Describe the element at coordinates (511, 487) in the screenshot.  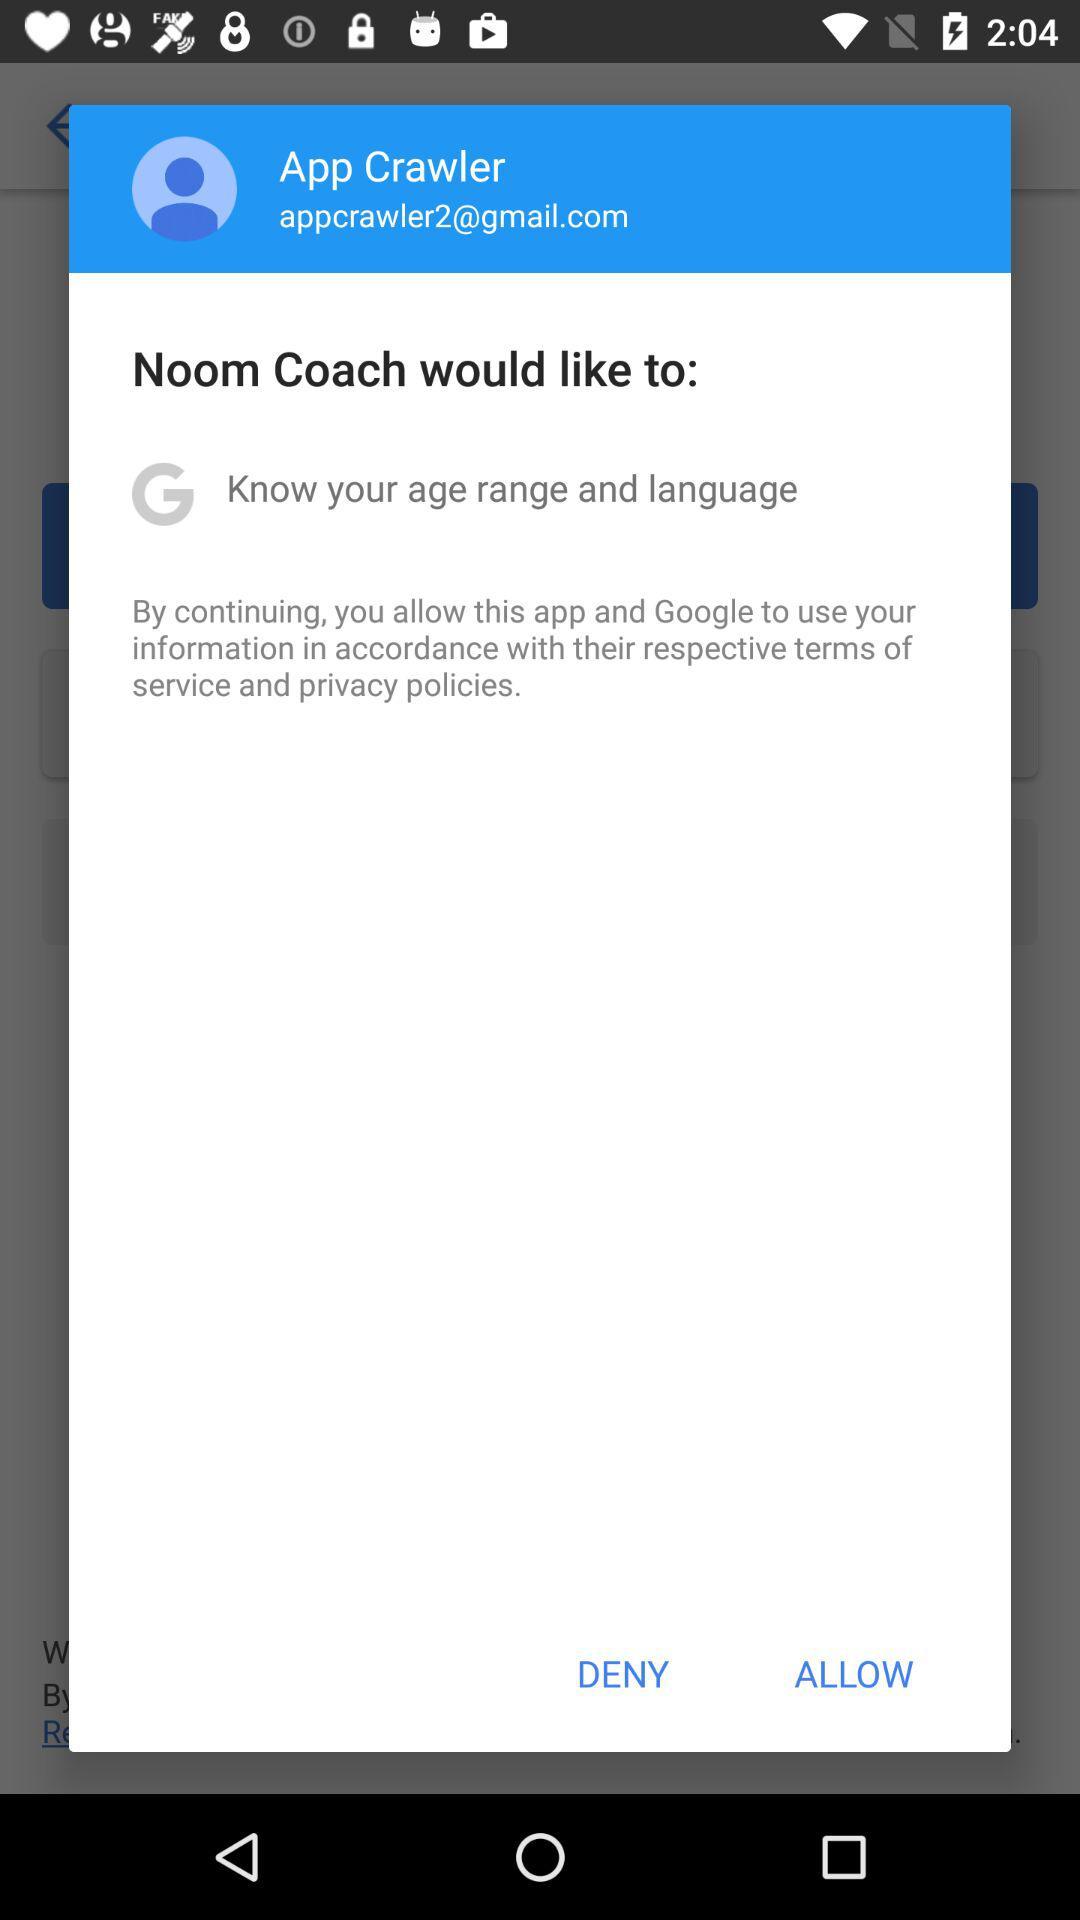
I see `know your age item` at that location.